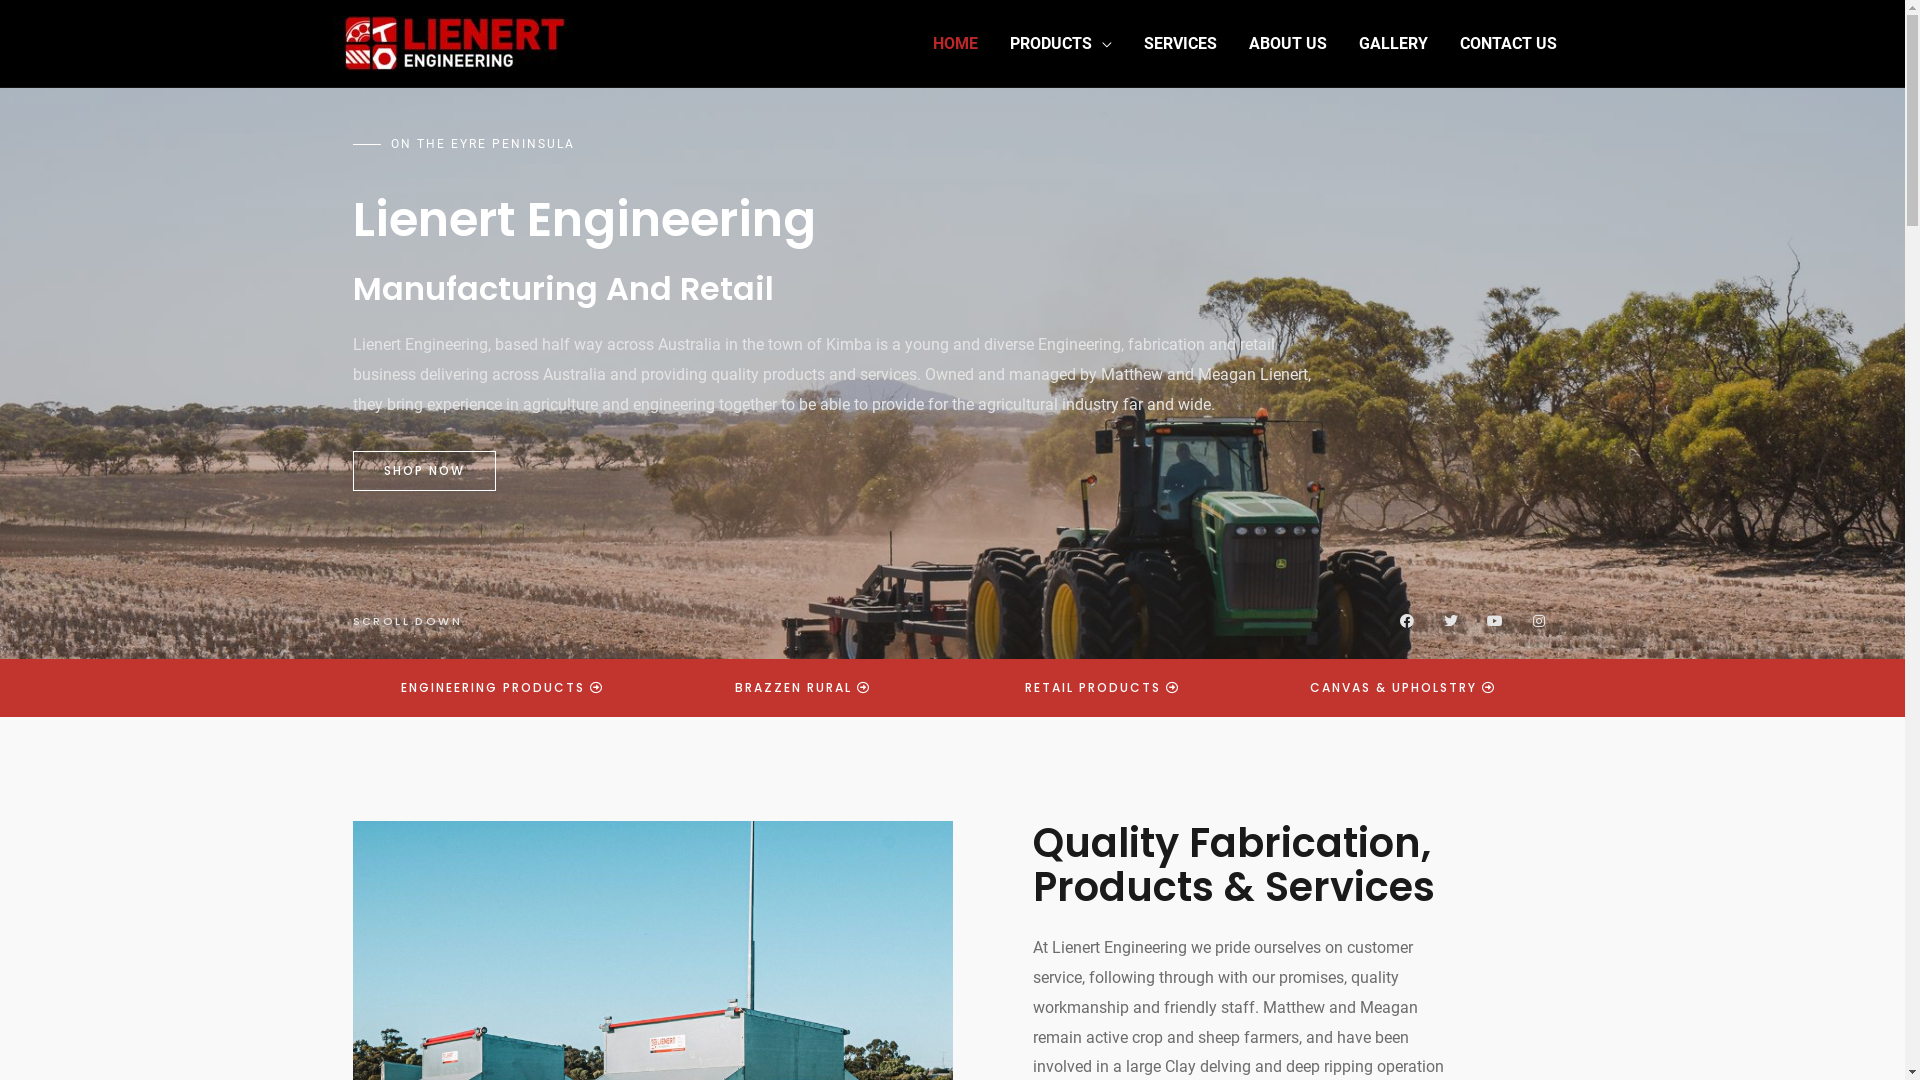 The height and width of the screenshot is (1080, 1920). Describe the element at coordinates (1391, 43) in the screenshot. I see `'GALLERY'` at that location.